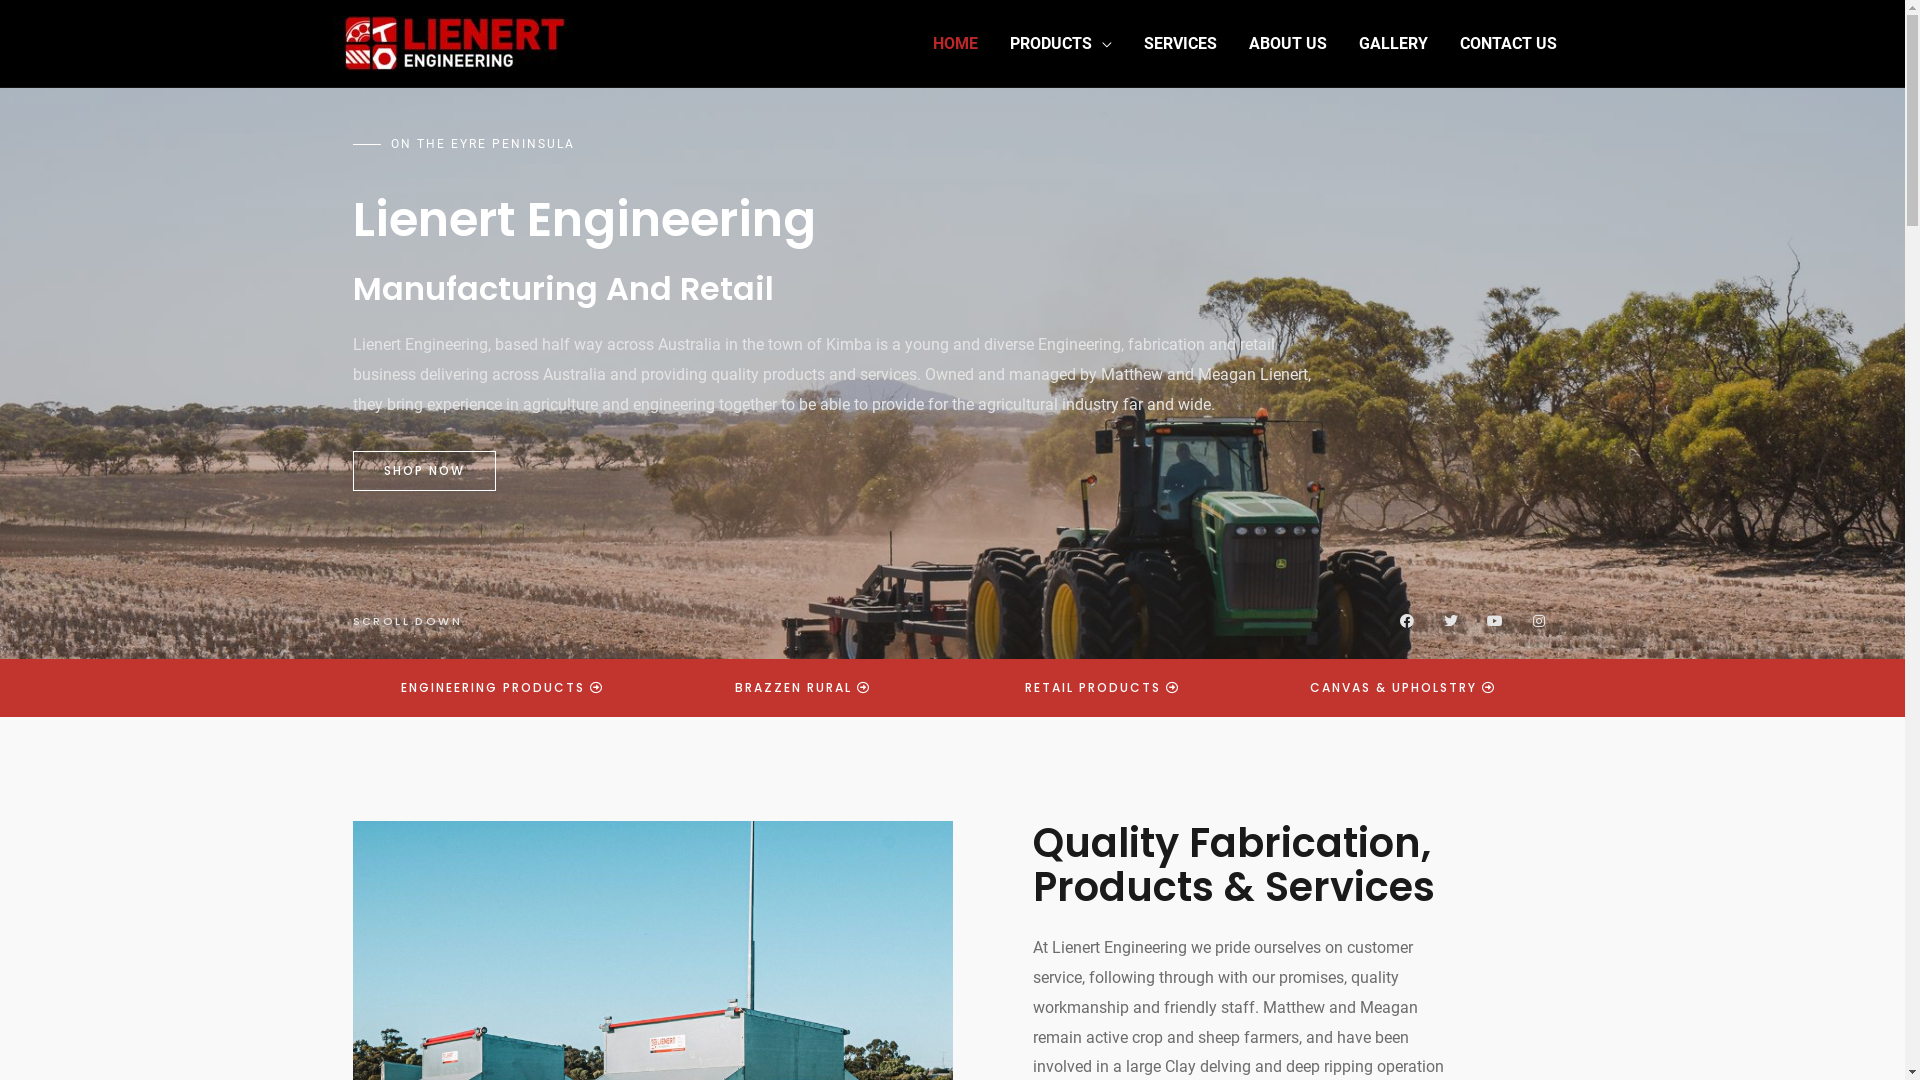 The height and width of the screenshot is (1080, 1920). Describe the element at coordinates (1391, 43) in the screenshot. I see `'GALLERY'` at that location.